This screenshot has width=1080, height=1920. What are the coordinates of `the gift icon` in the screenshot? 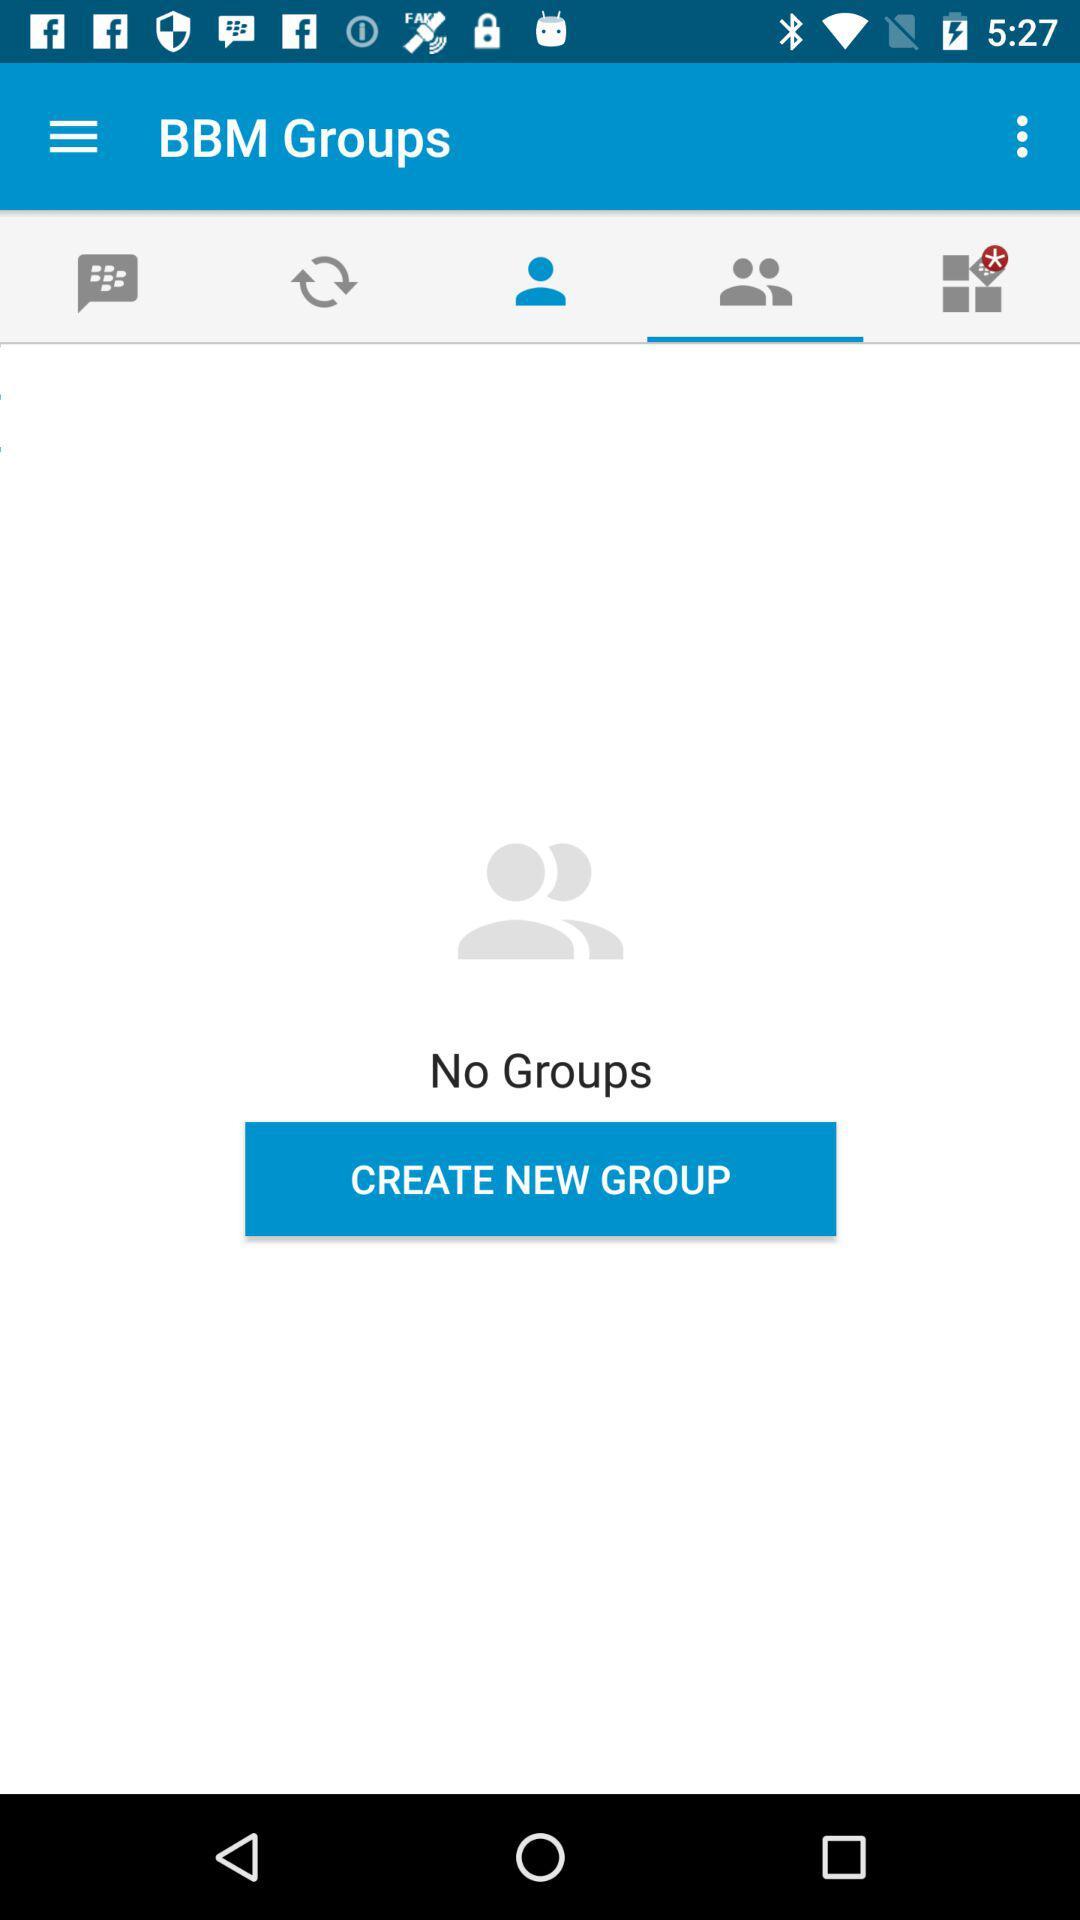 It's located at (971, 280).